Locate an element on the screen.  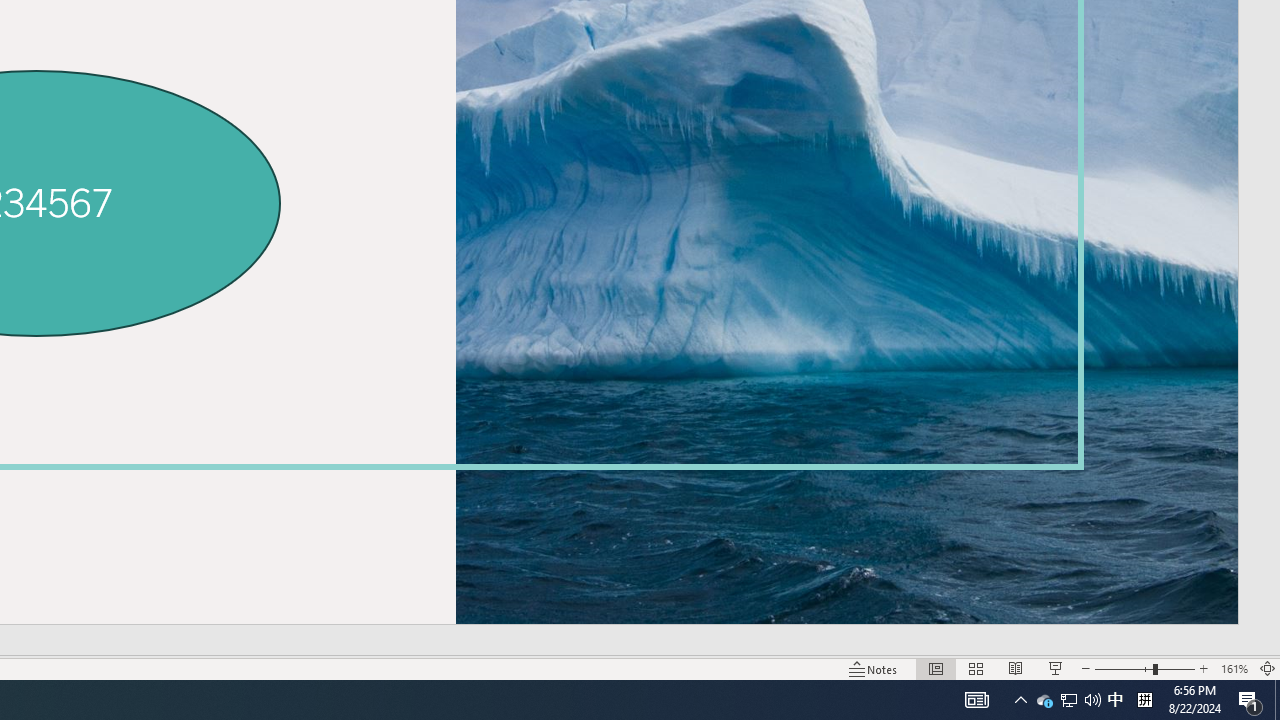
'Zoom 161%' is located at coordinates (1233, 669).